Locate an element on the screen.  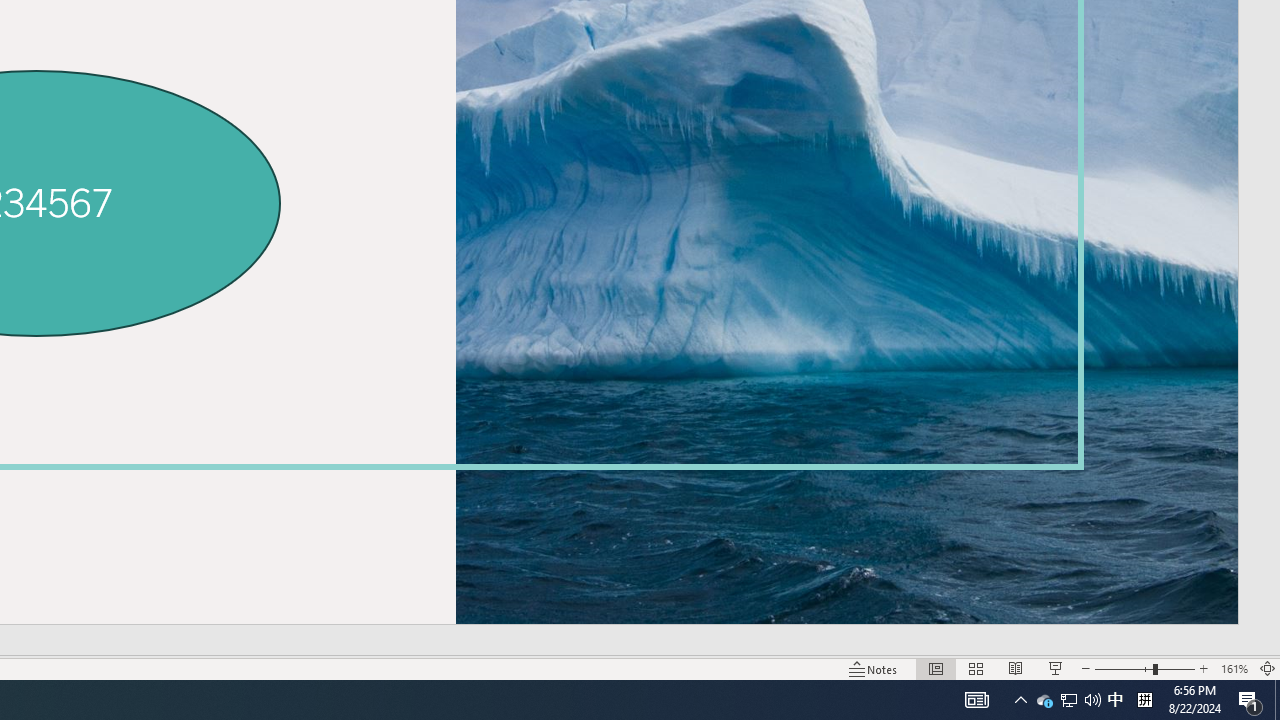
'Zoom 161%' is located at coordinates (1233, 669).